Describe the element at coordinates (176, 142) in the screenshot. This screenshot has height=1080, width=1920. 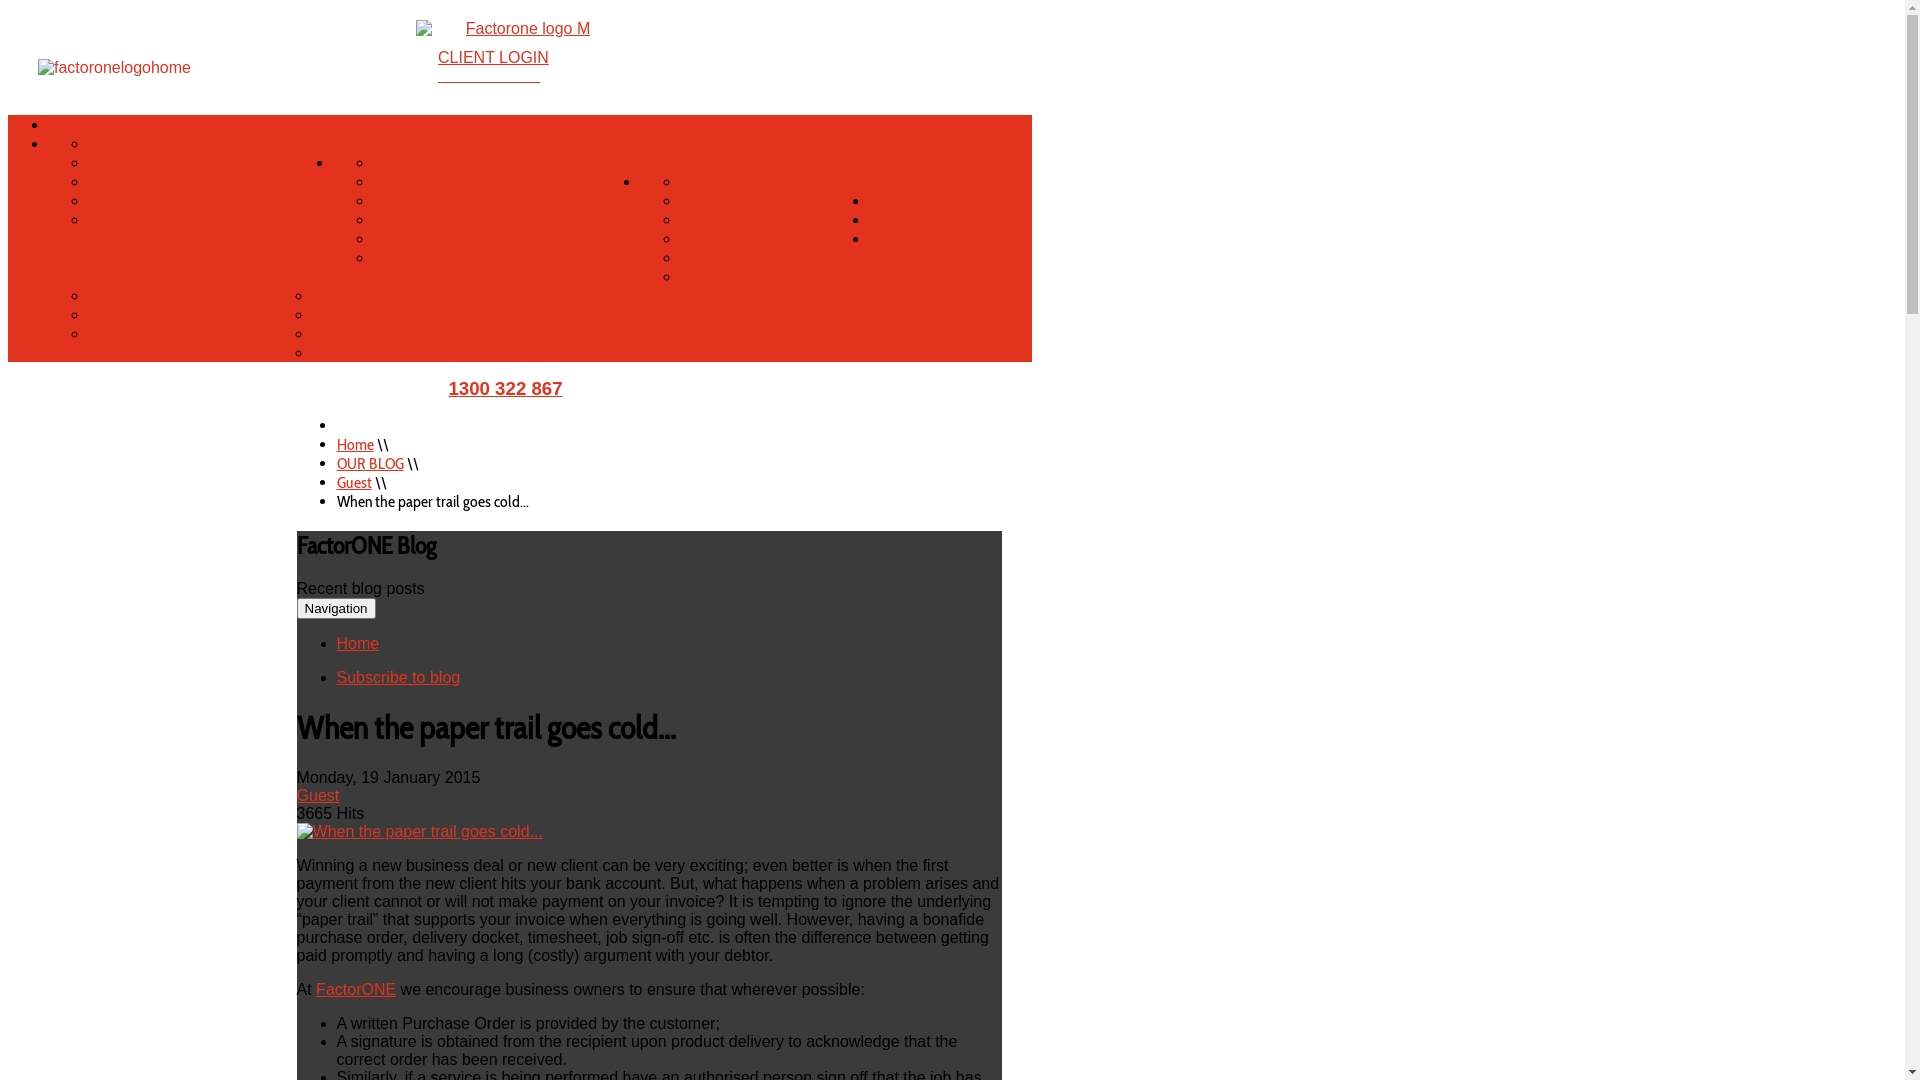
I see `'WHAT IS INVOICE FINANCE?'` at that location.